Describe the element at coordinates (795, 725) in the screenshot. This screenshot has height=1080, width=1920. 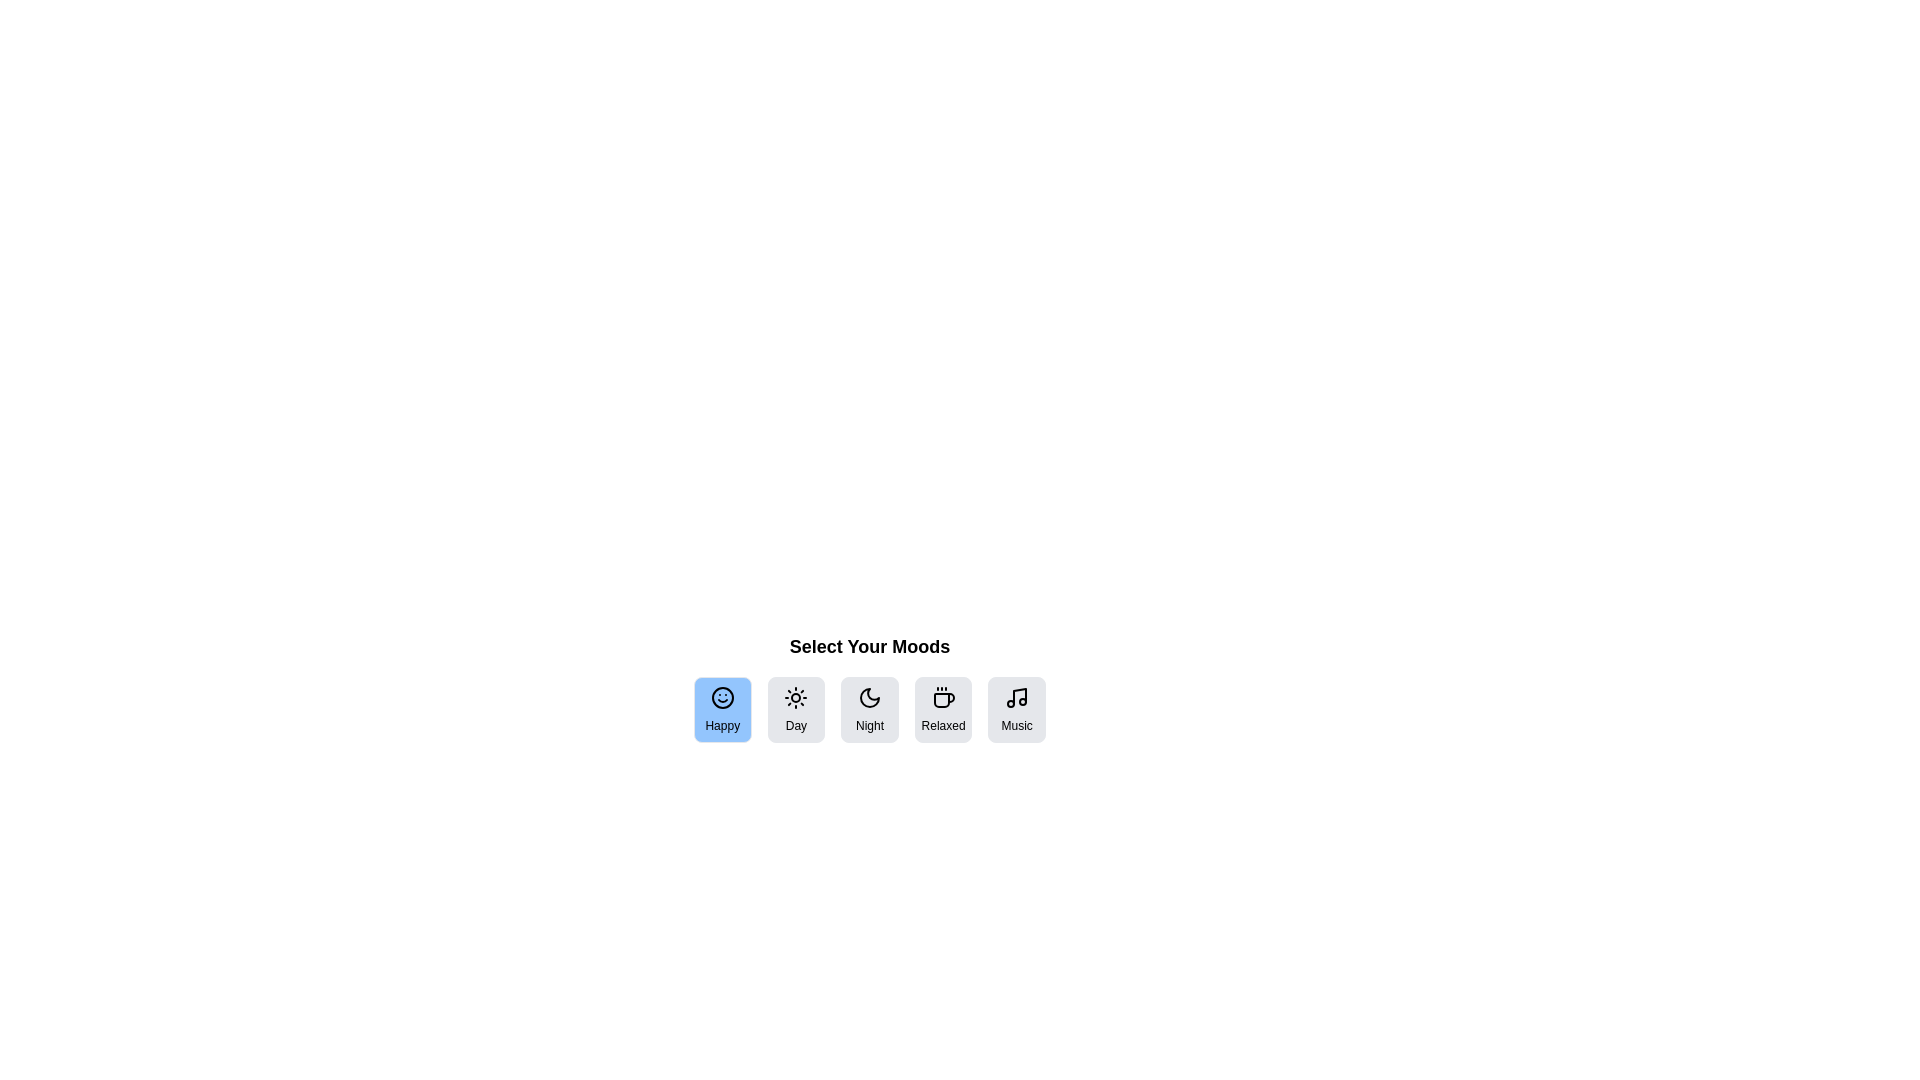
I see `the static text label located below the circular icon of the second button in a horizontal row of similar buttons` at that location.